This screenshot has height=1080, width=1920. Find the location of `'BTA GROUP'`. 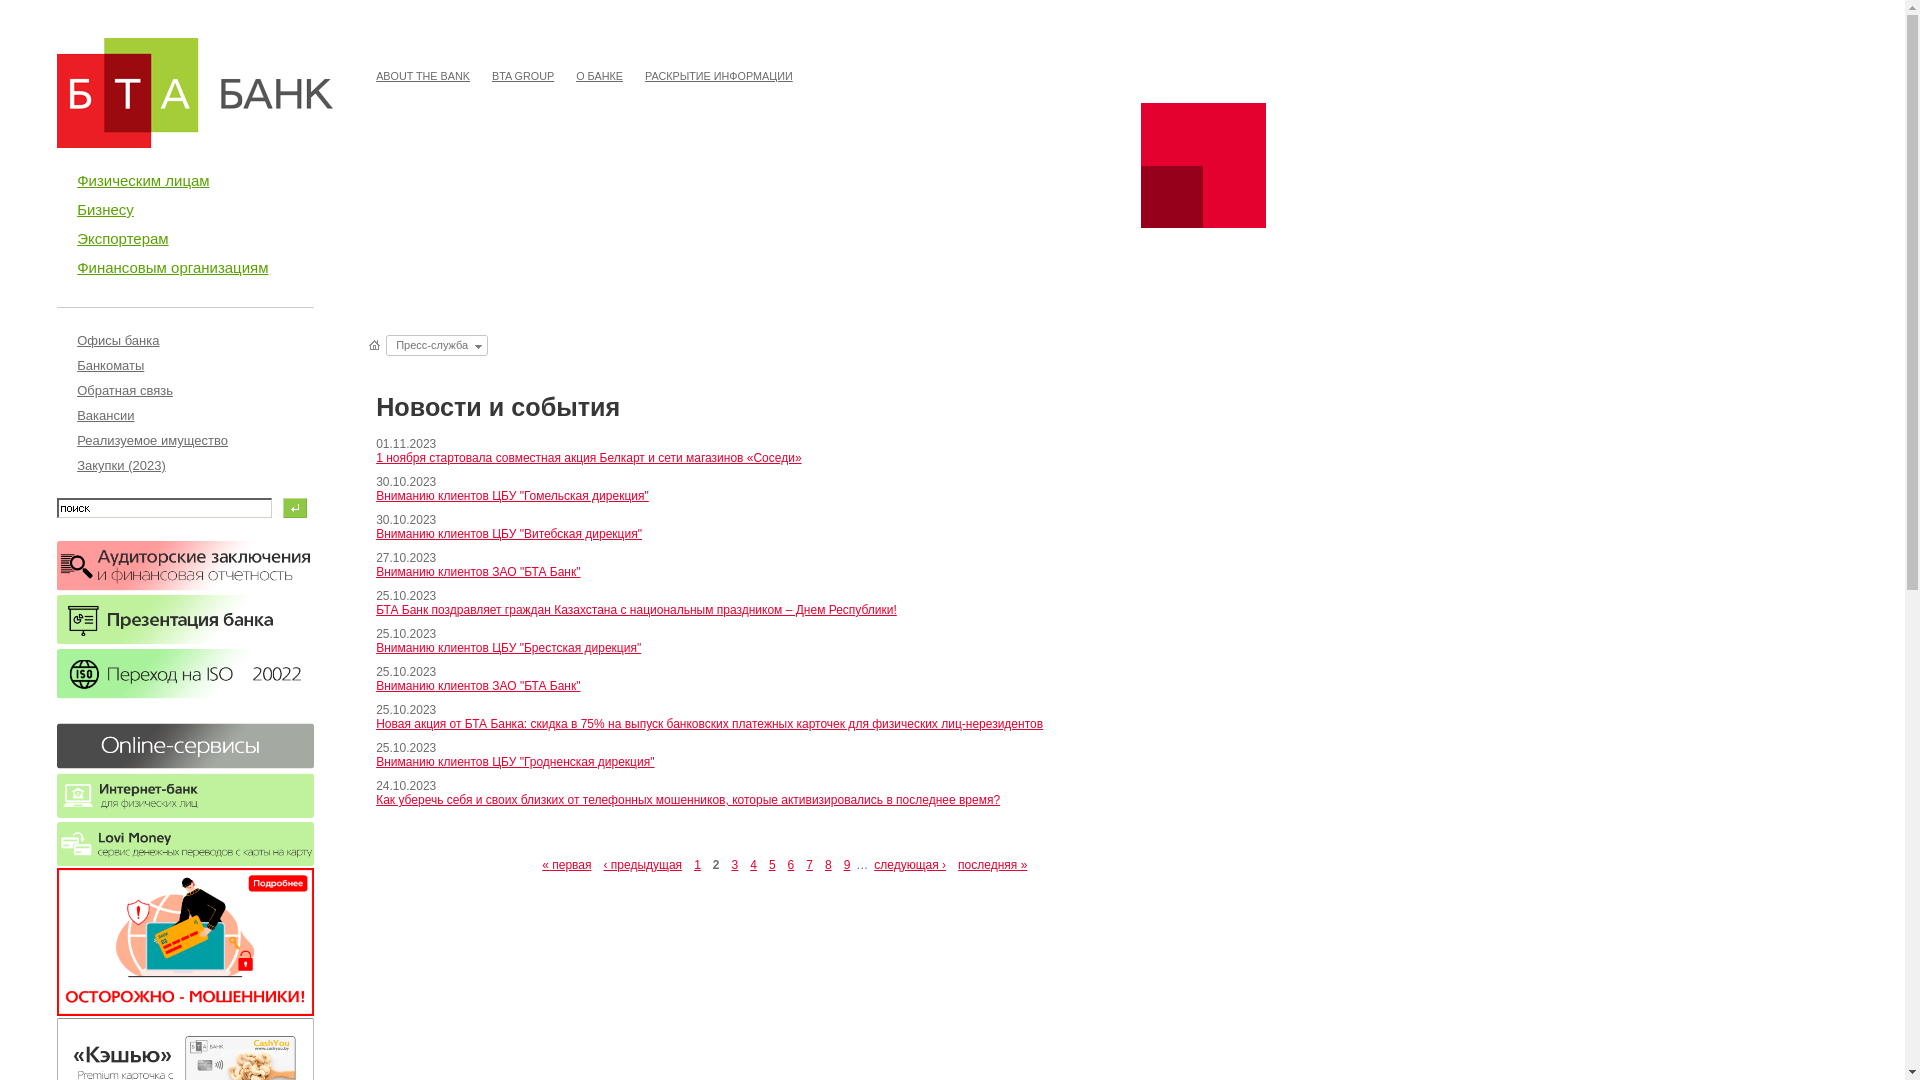

'BTA GROUP' is located at coordinates (483, 75).